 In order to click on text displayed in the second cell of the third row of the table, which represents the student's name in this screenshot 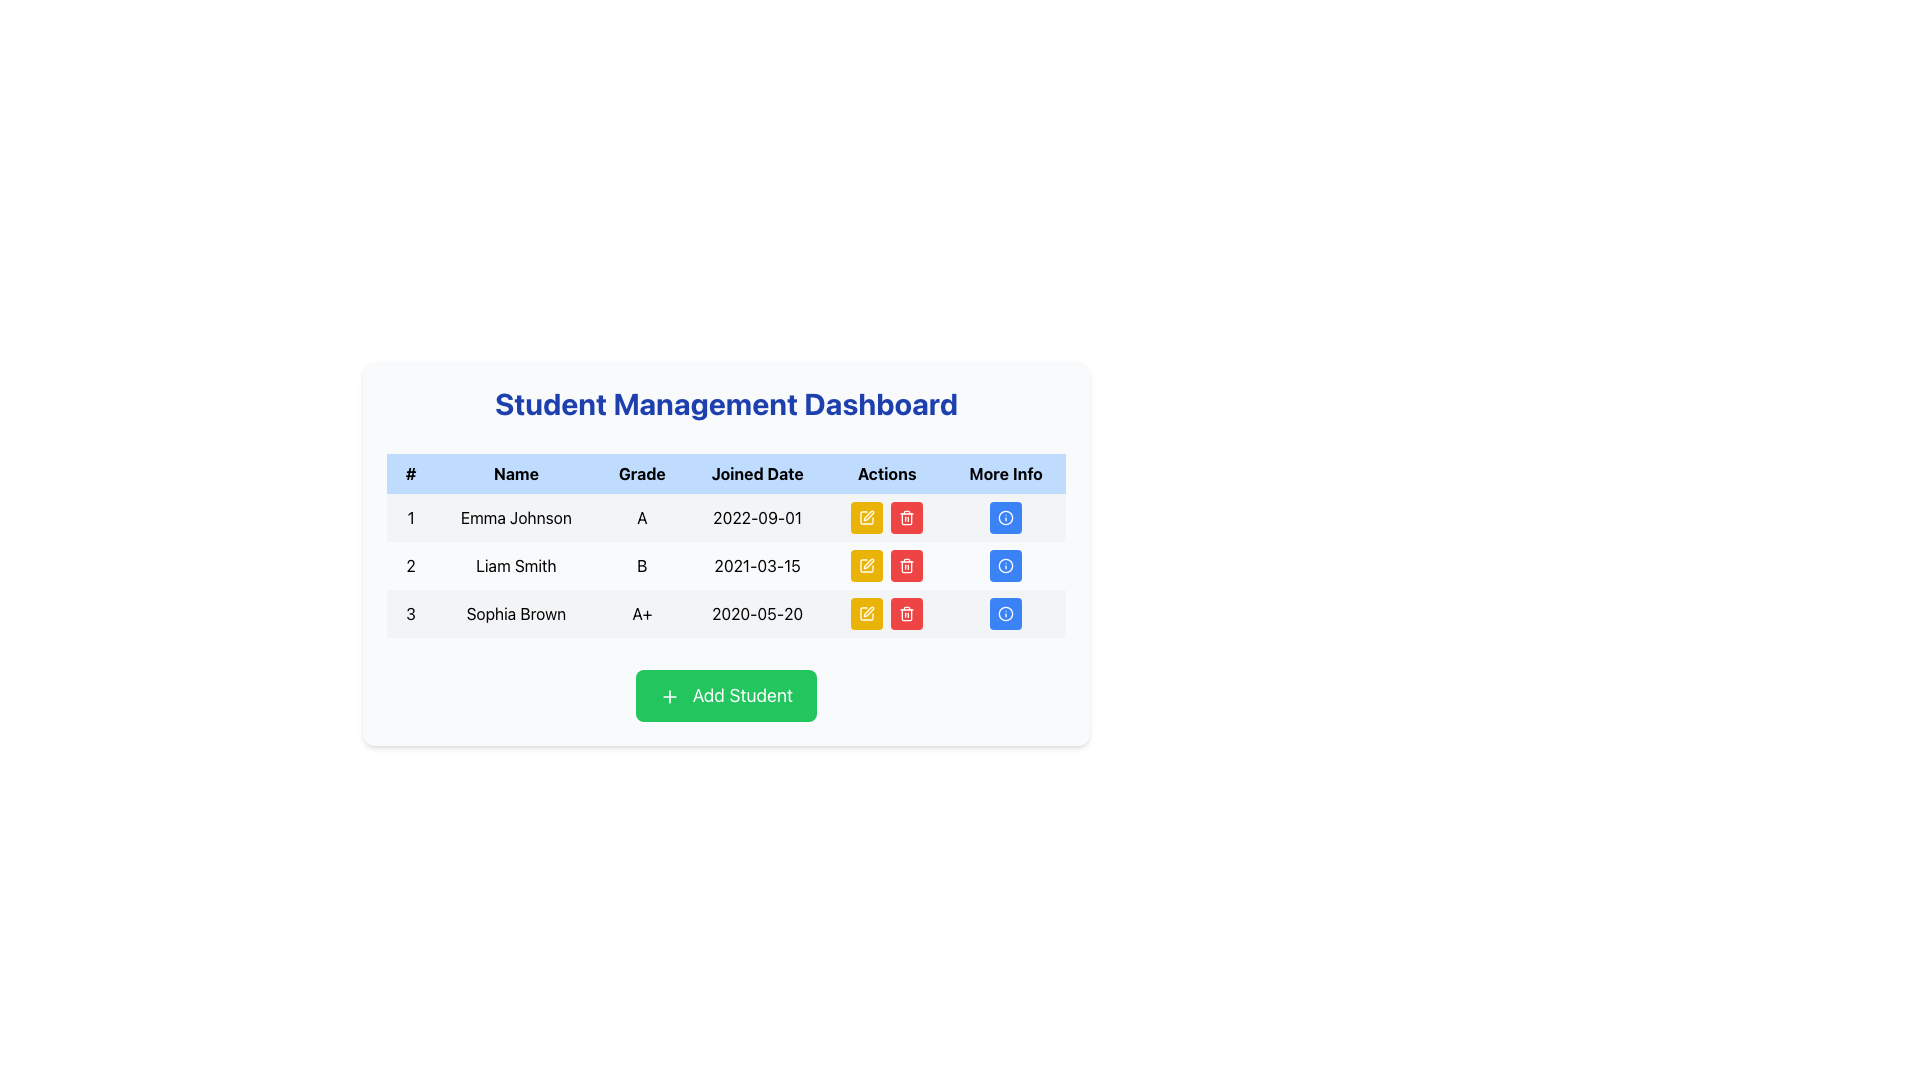, I will do `click(516, 612)`.